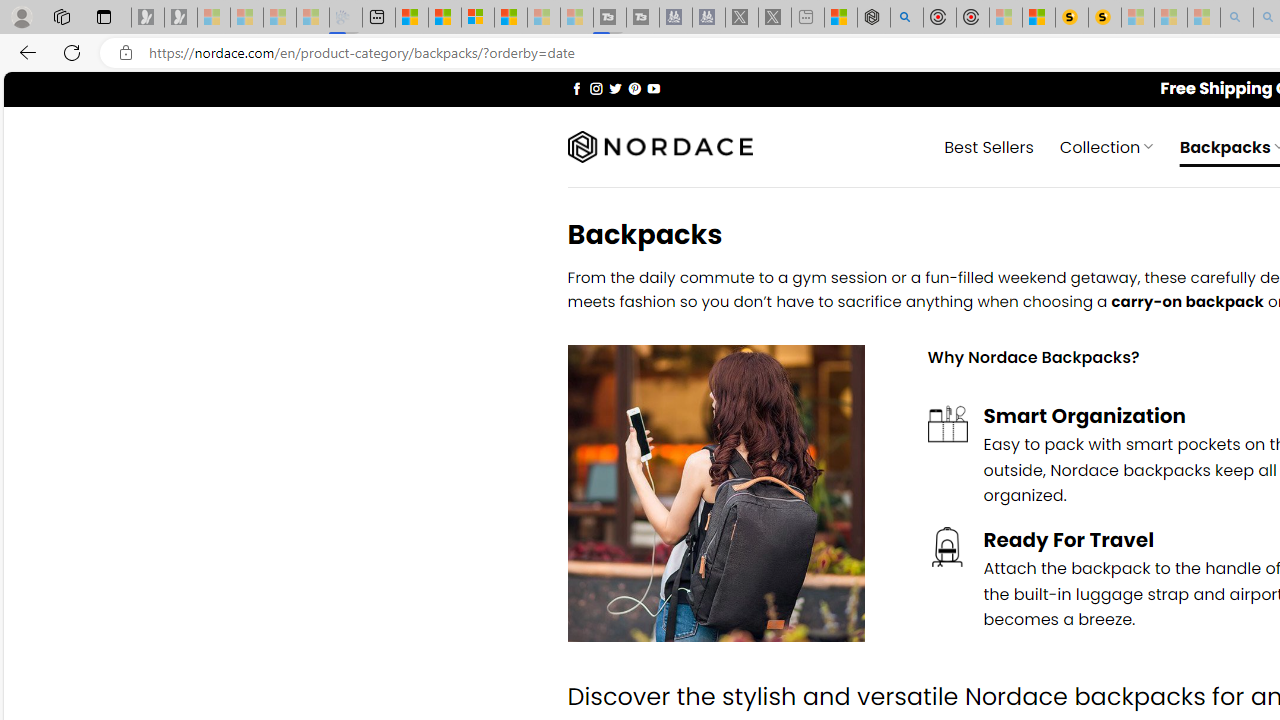 The image size is (1280, 720). I want to click on 'X - Sleeping', so click(774, 17).